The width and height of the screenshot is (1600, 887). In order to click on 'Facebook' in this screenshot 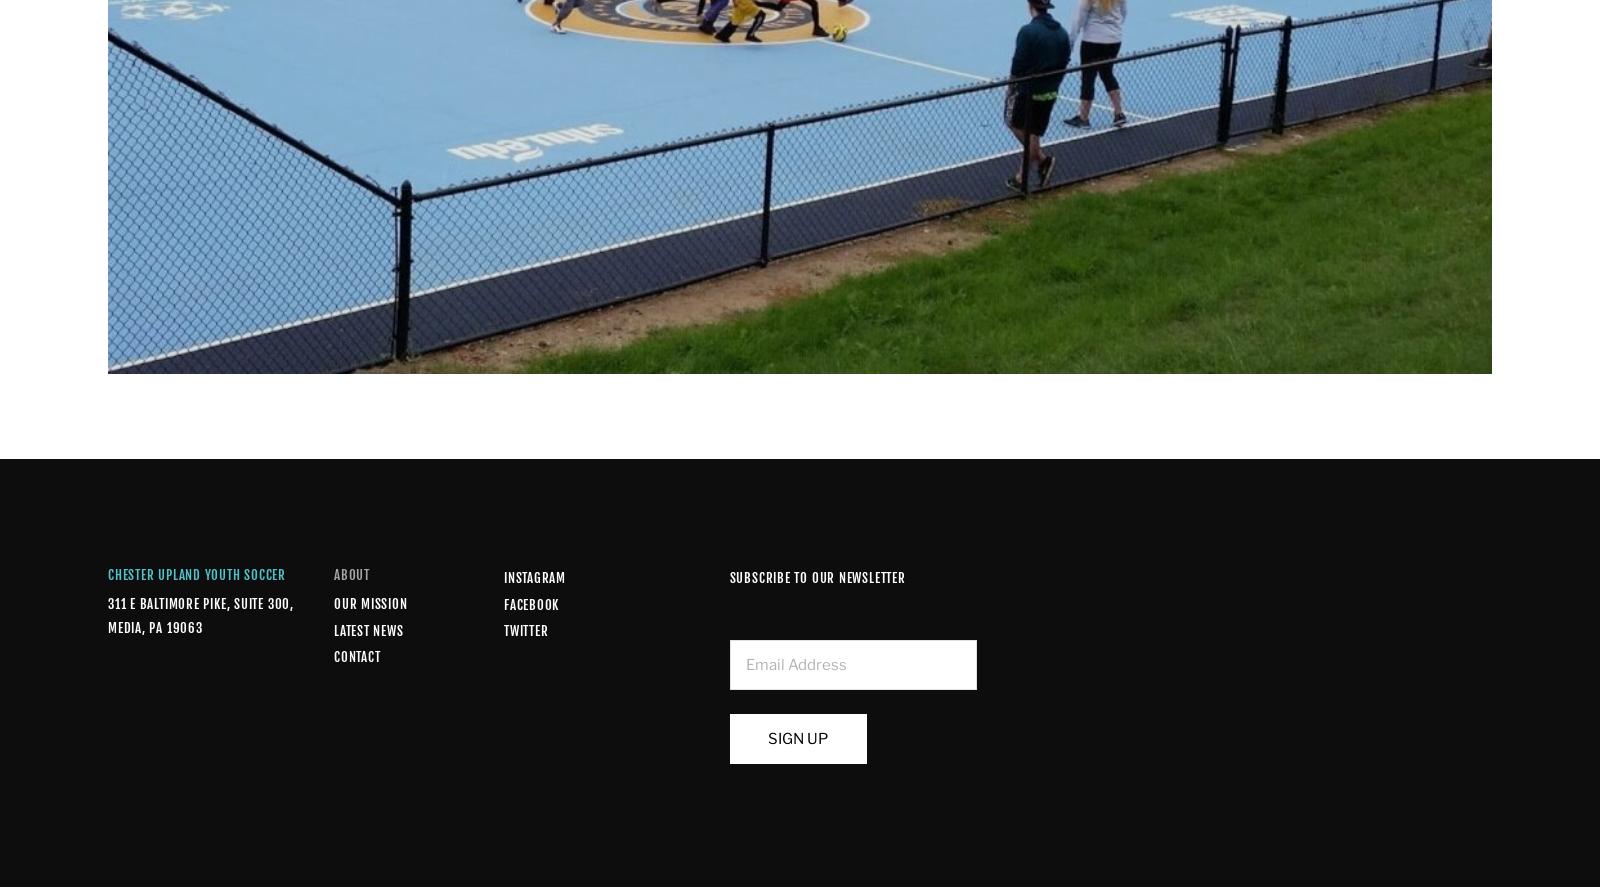, I will do `click(530, 603)`.